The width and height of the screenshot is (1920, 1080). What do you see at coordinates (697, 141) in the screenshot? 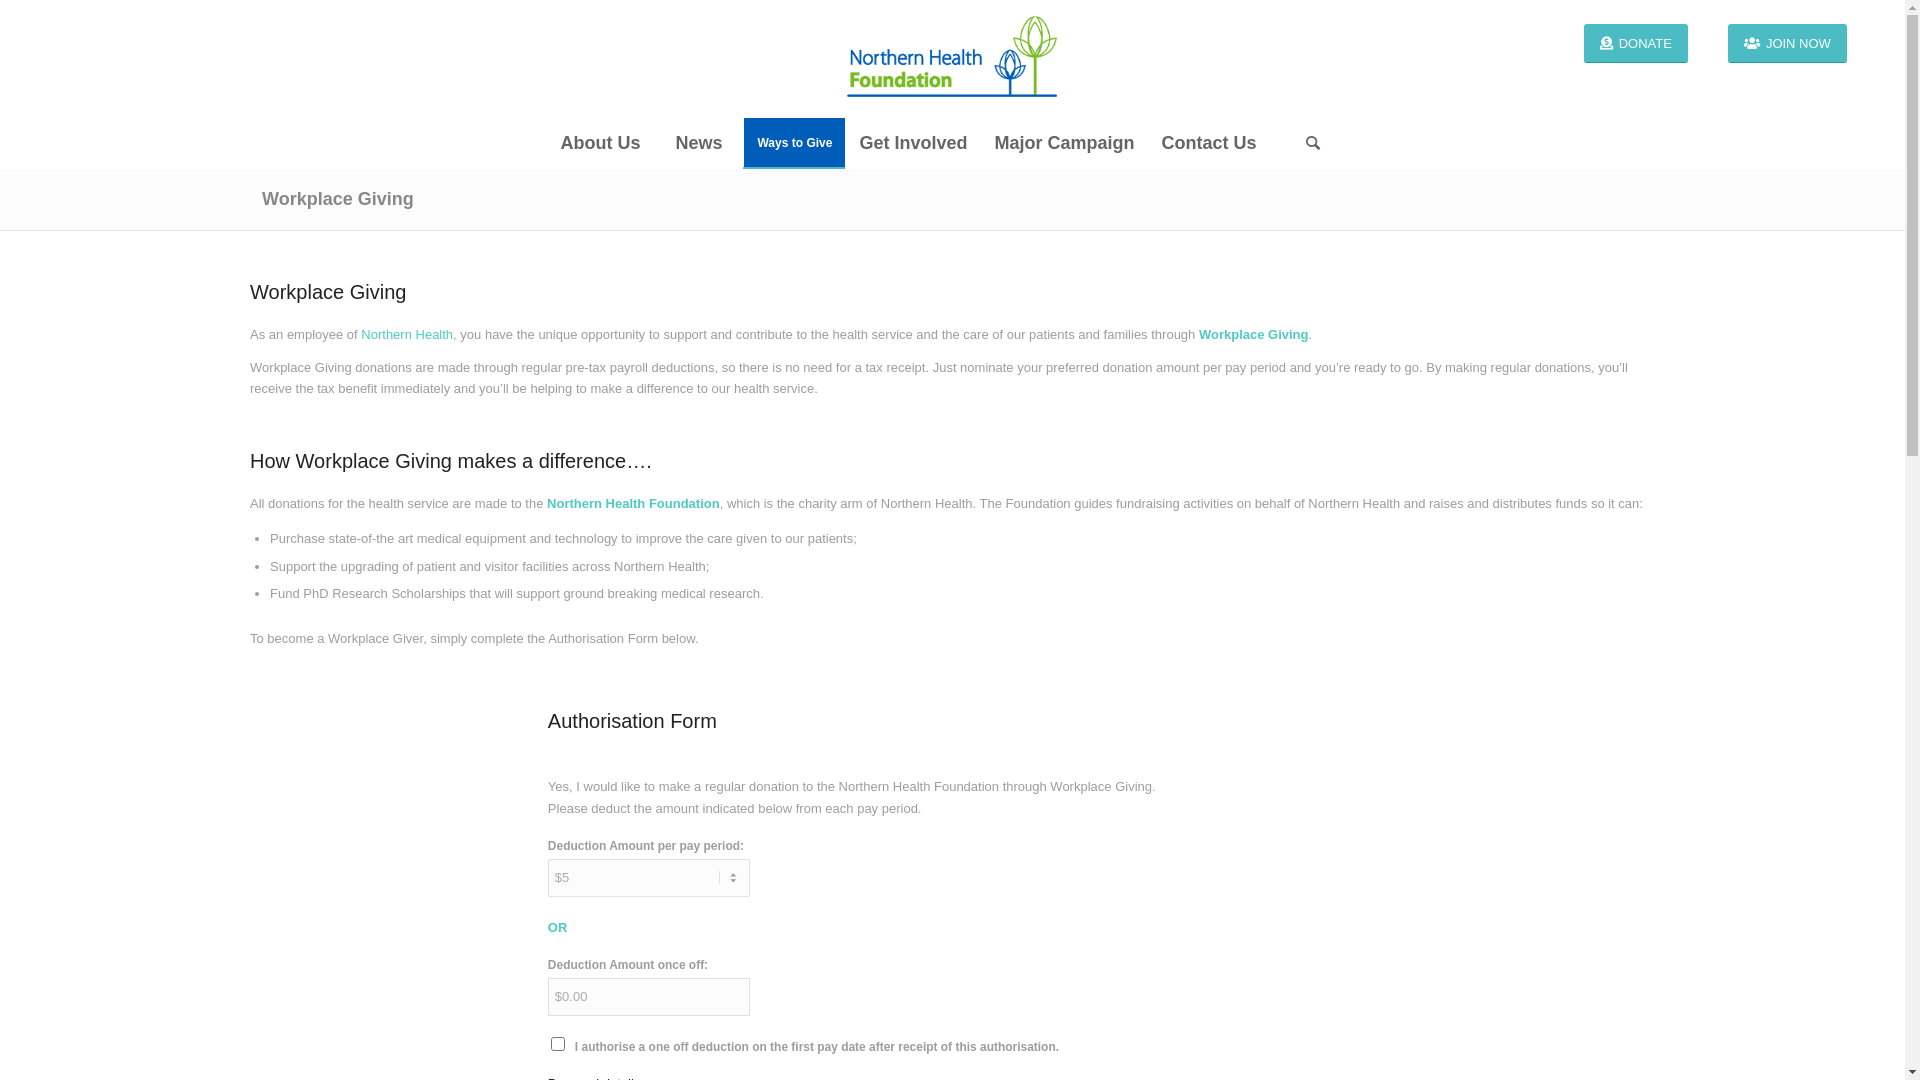
I see `'News'` at bounding box center [697, 141].